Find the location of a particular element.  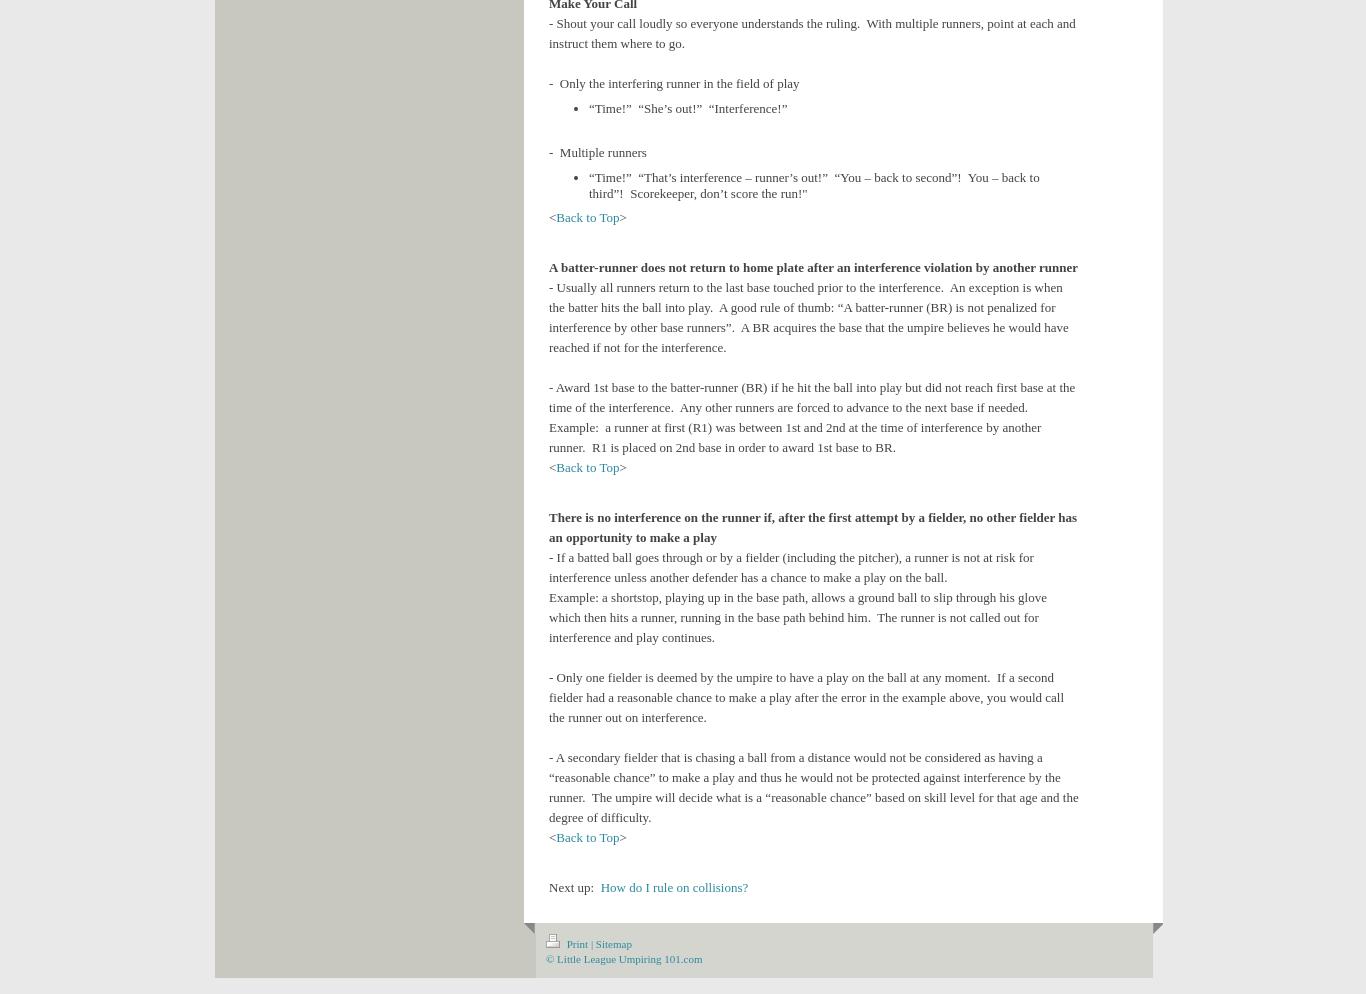

'A batter-runner does not return to home plate after an interference violation by another runner' is located at coordinates (812, 266).